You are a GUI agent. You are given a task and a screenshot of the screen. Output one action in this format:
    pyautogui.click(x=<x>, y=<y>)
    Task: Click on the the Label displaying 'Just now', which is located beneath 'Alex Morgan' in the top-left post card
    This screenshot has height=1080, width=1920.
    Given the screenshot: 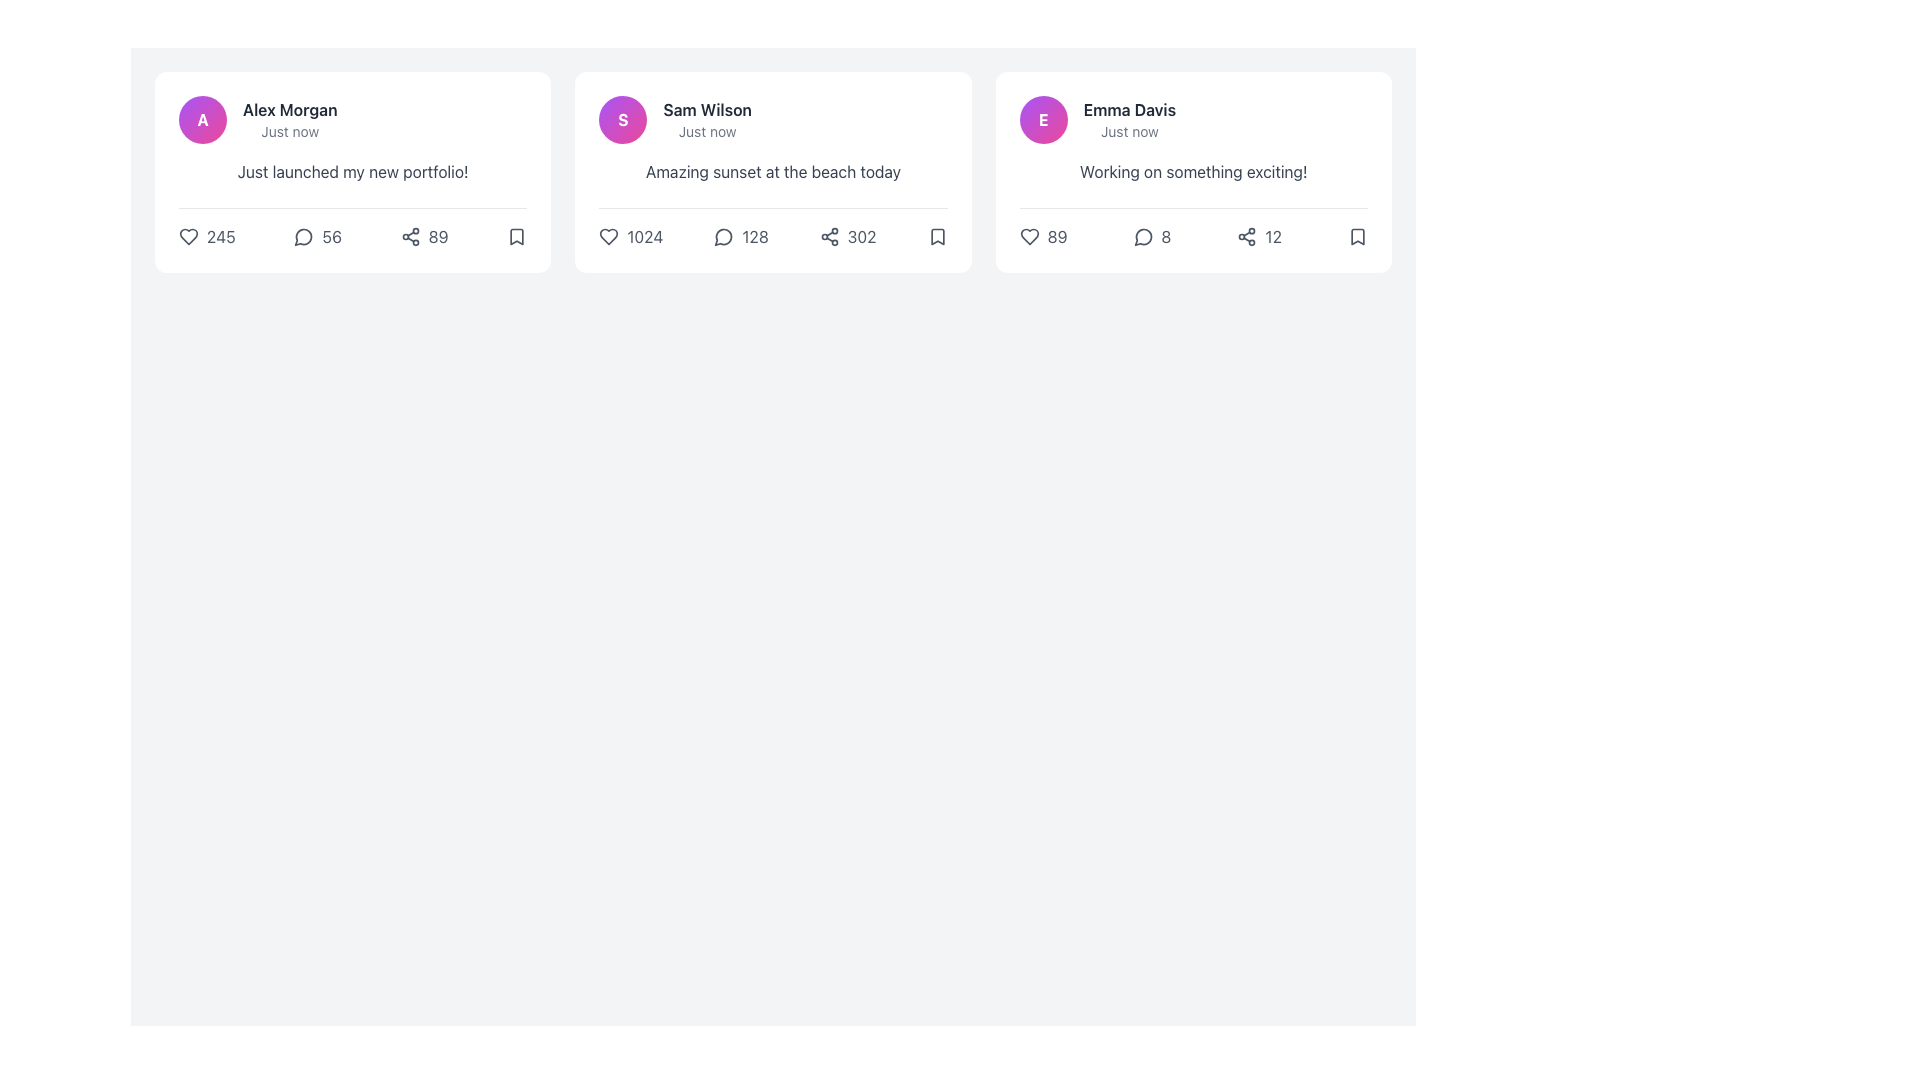 What is the action you would take?
    pyautogui.click(x=289, y=131)
    